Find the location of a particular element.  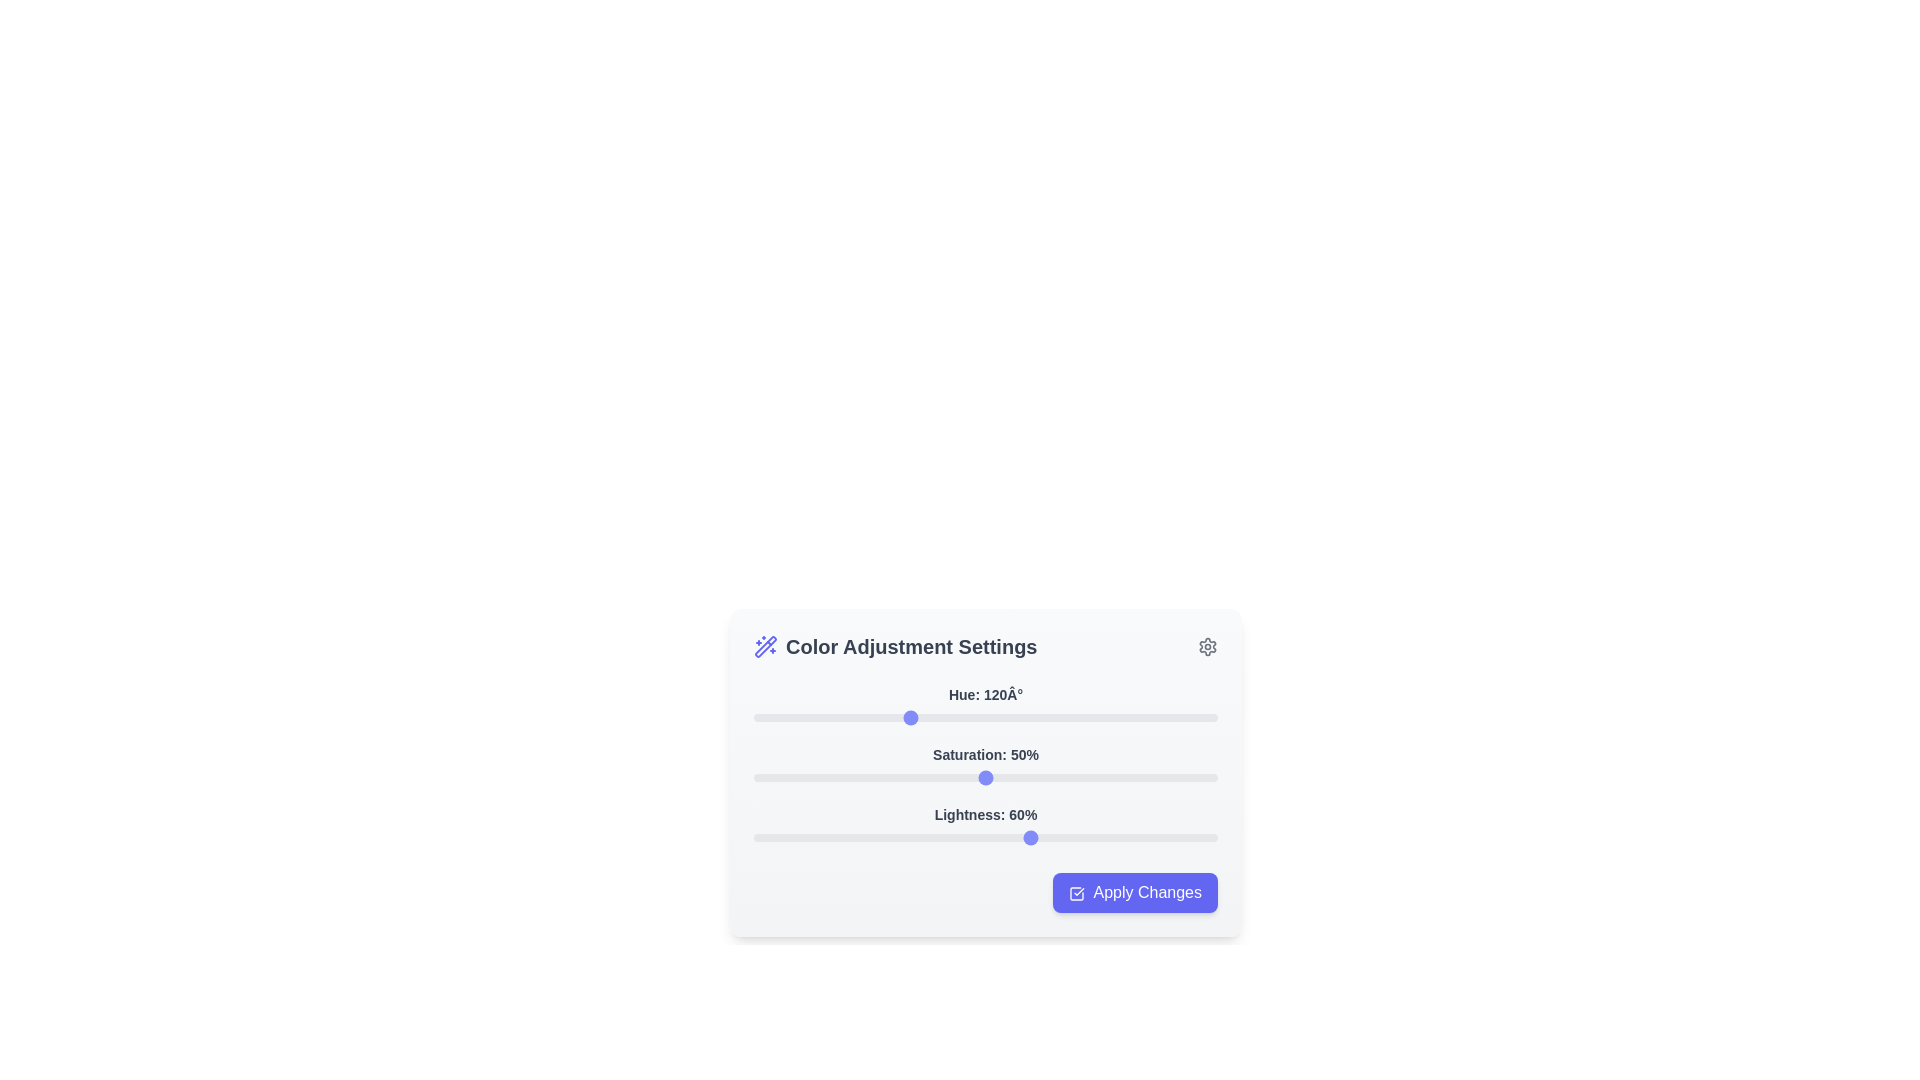

the text label displaying 'Saturation: 50%' which is a bold, medium-sized, gray-colored font, centrally aligned above the saturation slider in the color adjustment settings panel is located at coordinates (985, 755).